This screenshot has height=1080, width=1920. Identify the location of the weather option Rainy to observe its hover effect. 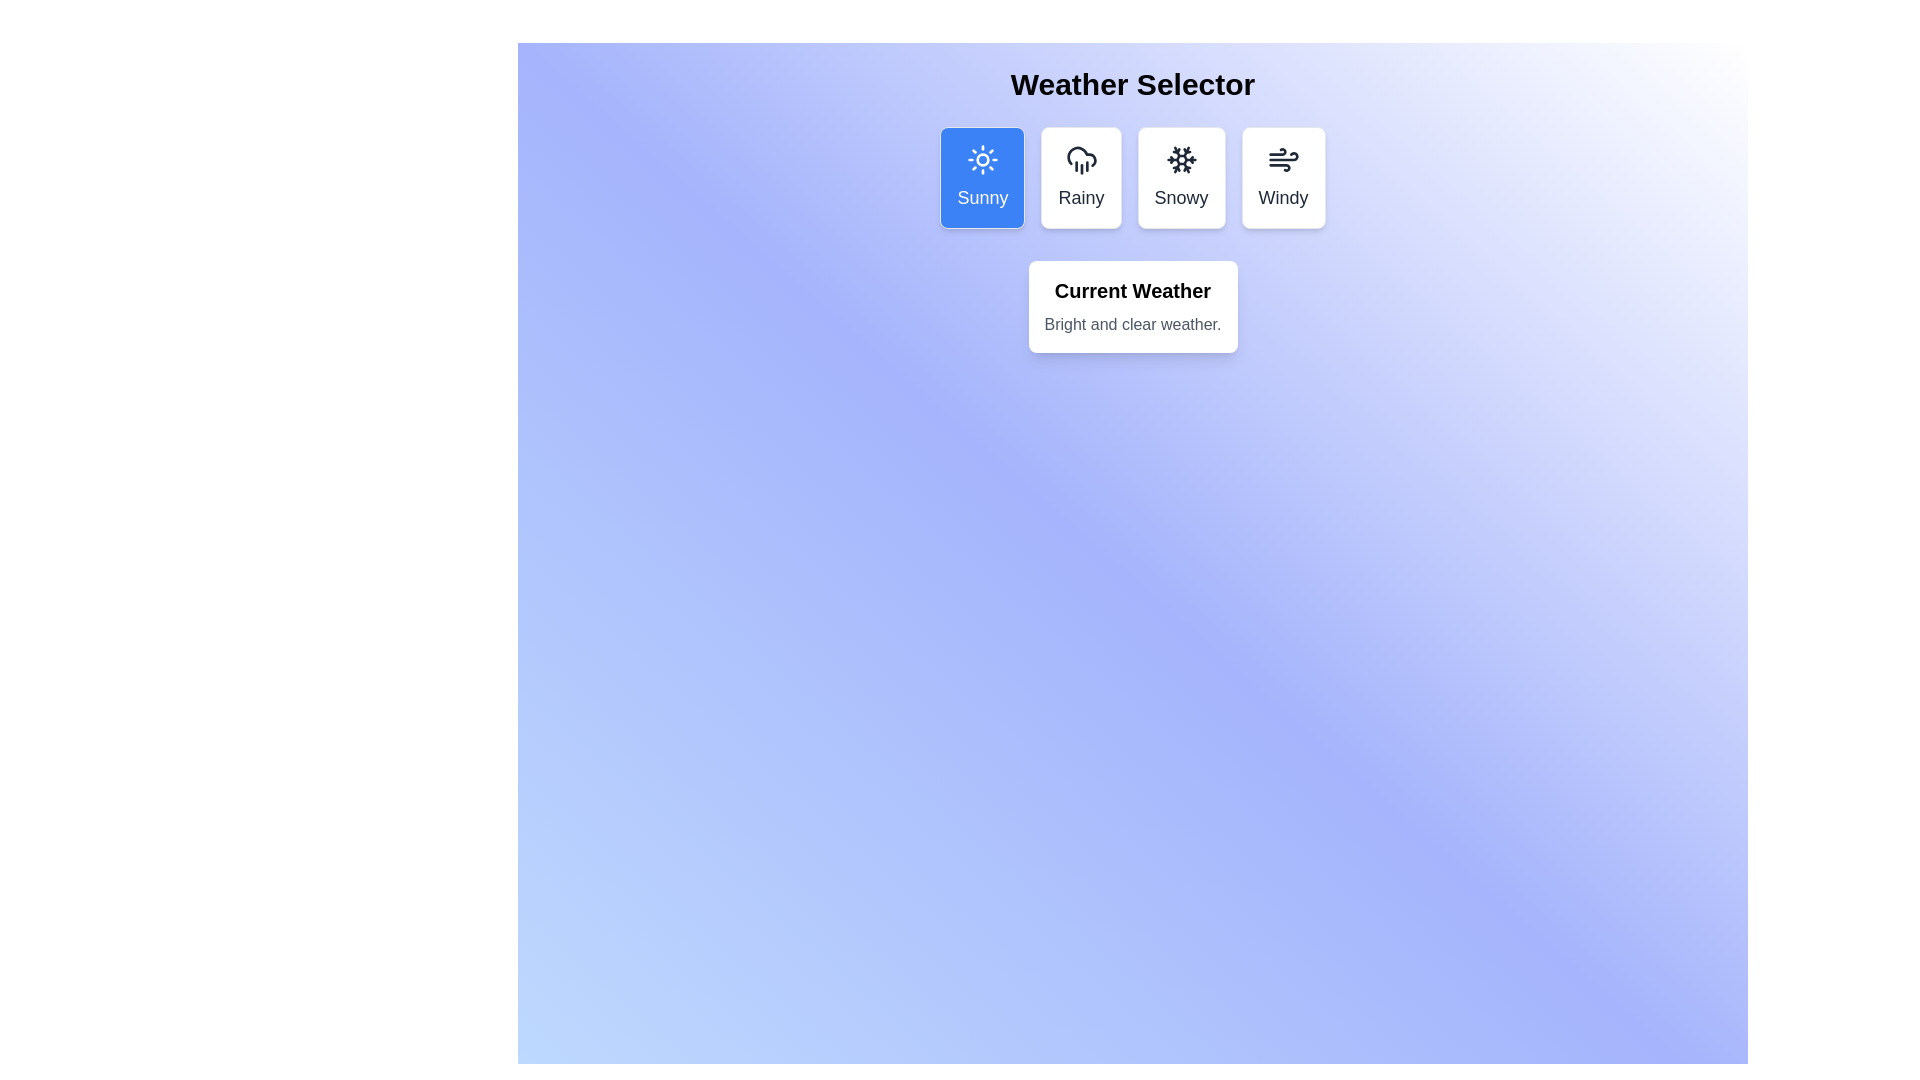
(1080, 176).